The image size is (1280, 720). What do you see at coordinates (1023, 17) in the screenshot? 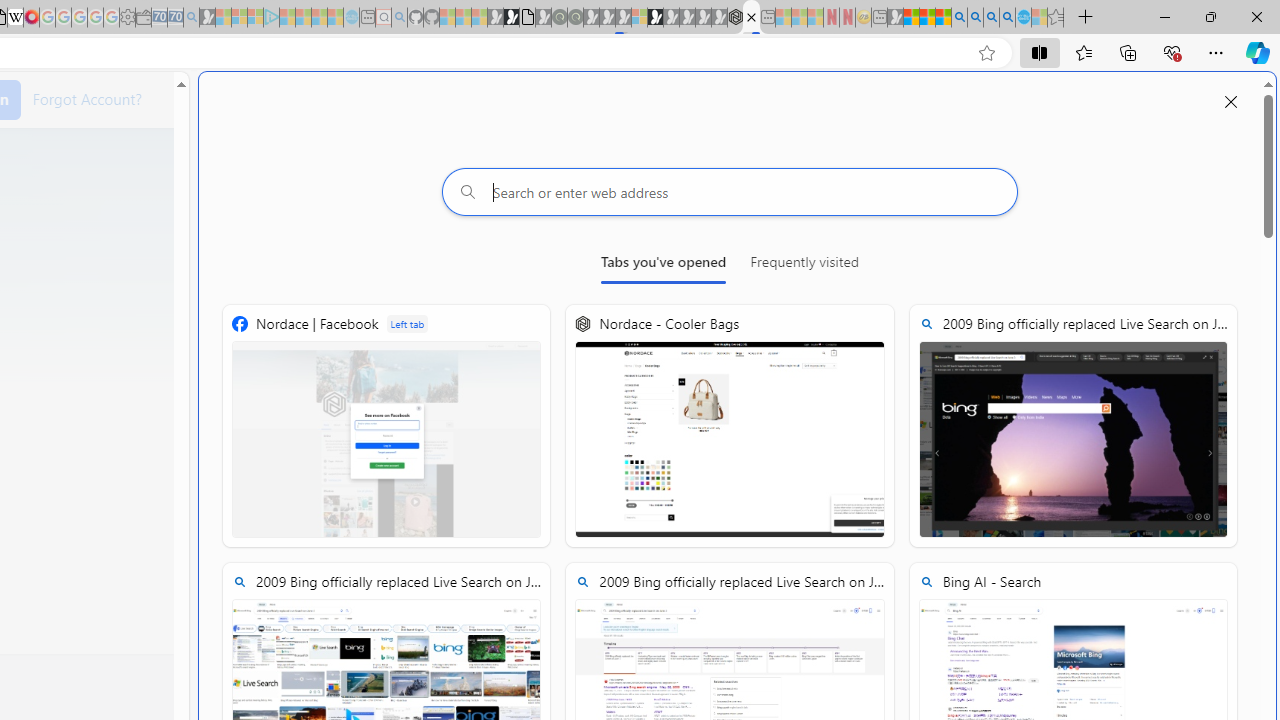
I see `'Services - Maintenance | Sky Blue Bikes - Sky Blue Bikes'` at bounding box center [1023, 17].